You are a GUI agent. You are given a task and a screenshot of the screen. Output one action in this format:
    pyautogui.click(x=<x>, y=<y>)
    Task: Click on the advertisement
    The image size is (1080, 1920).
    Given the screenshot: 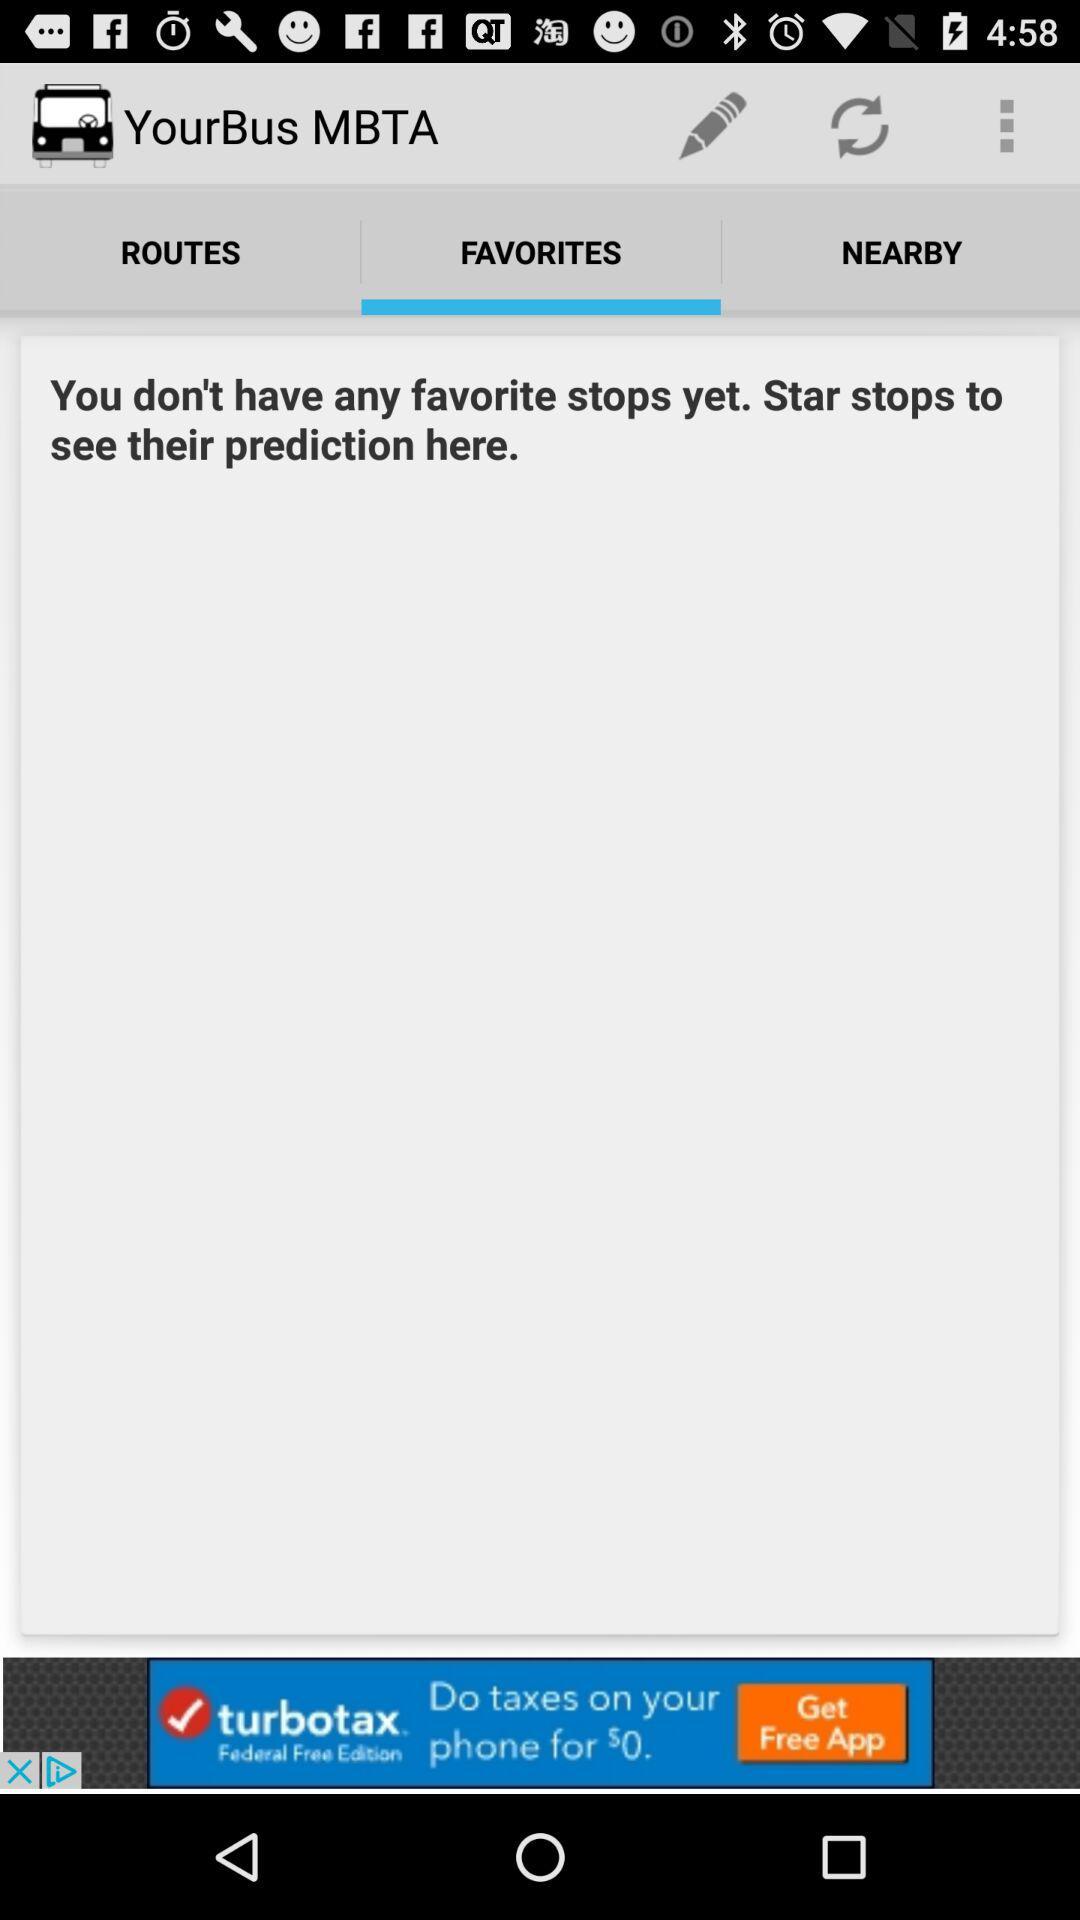 What is the action you would take?
    pyautogui.click(x=540, y=1722)
    